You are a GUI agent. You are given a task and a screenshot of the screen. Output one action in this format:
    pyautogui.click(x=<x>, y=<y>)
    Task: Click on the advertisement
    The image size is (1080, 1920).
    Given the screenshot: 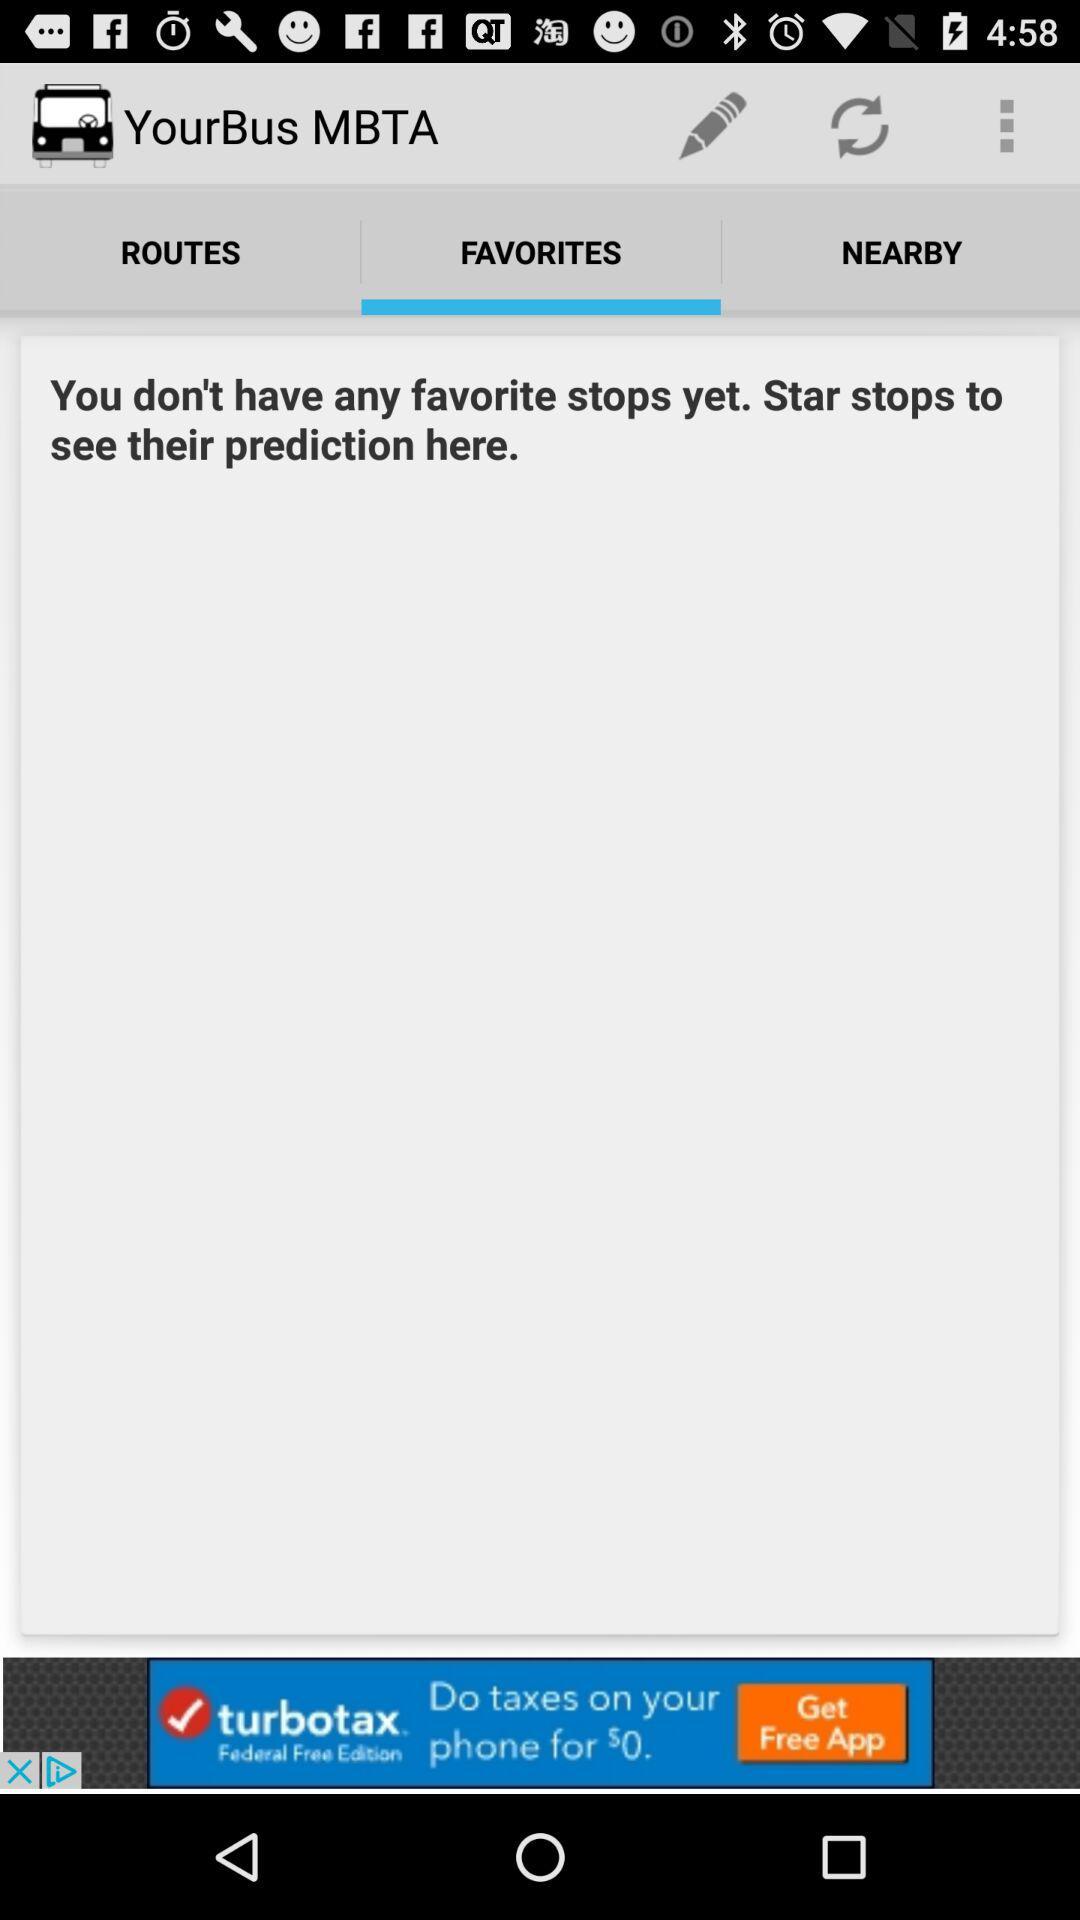 What is the action you would take?
    pyautogui.click(x=540, y=1722)
    